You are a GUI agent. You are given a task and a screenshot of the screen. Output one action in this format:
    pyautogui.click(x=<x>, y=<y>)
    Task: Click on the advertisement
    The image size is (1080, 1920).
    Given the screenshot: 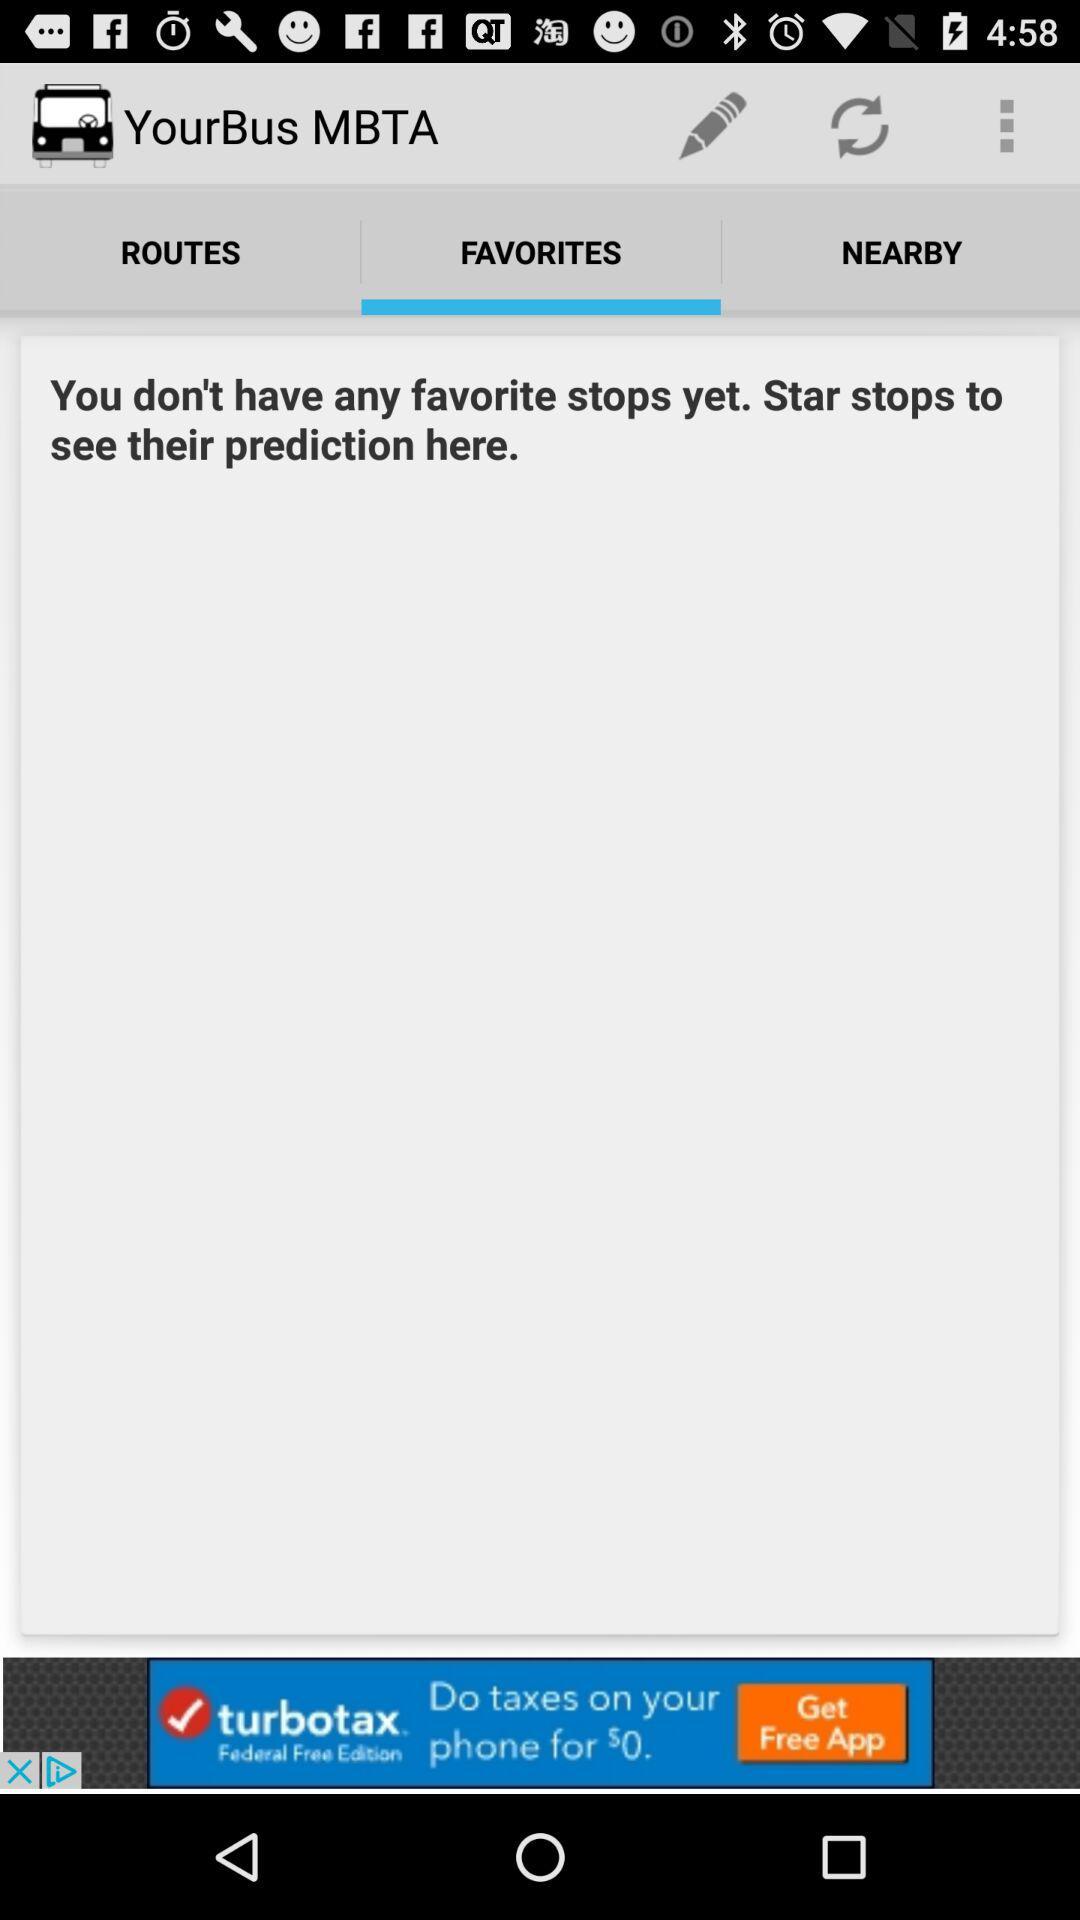 What is the action you would take?
    pyautogui.click(x=540, y=1722)
    